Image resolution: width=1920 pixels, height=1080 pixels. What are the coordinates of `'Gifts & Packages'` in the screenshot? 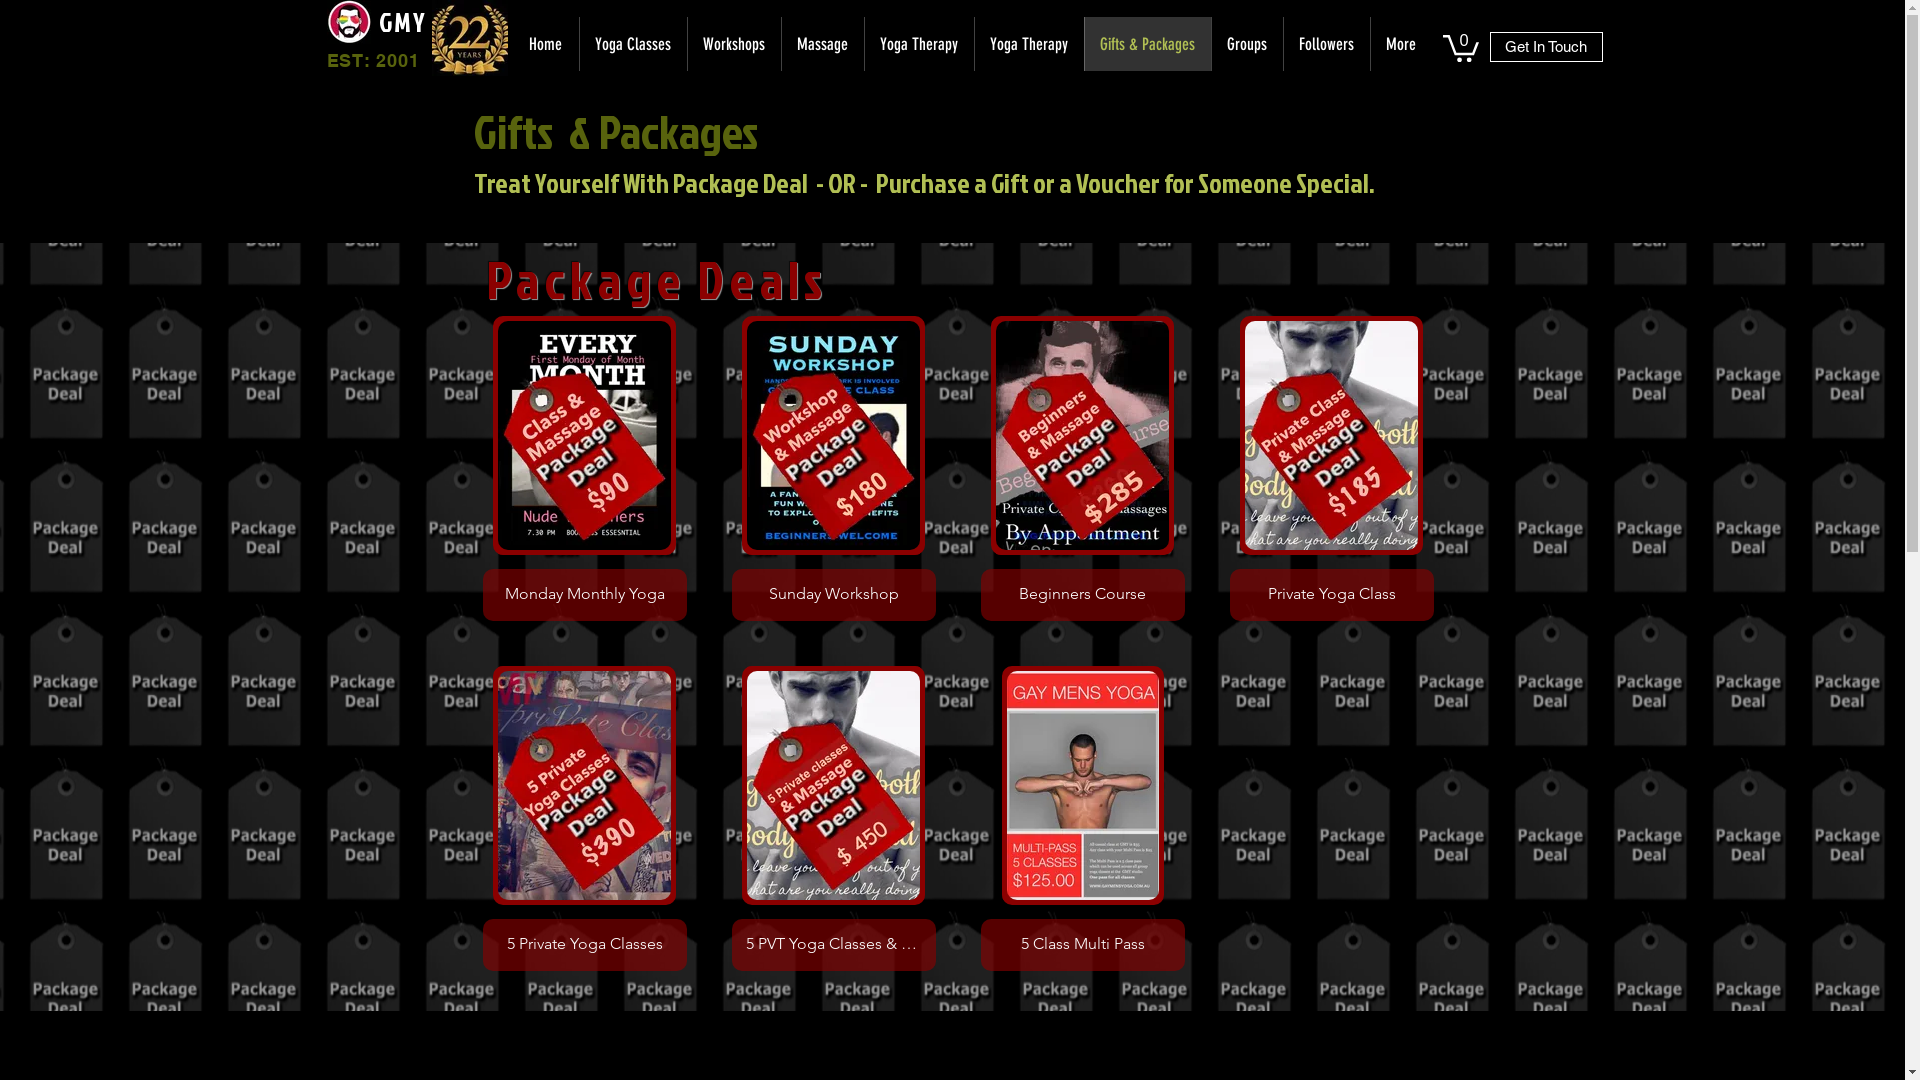 It's located at (1147, 43).